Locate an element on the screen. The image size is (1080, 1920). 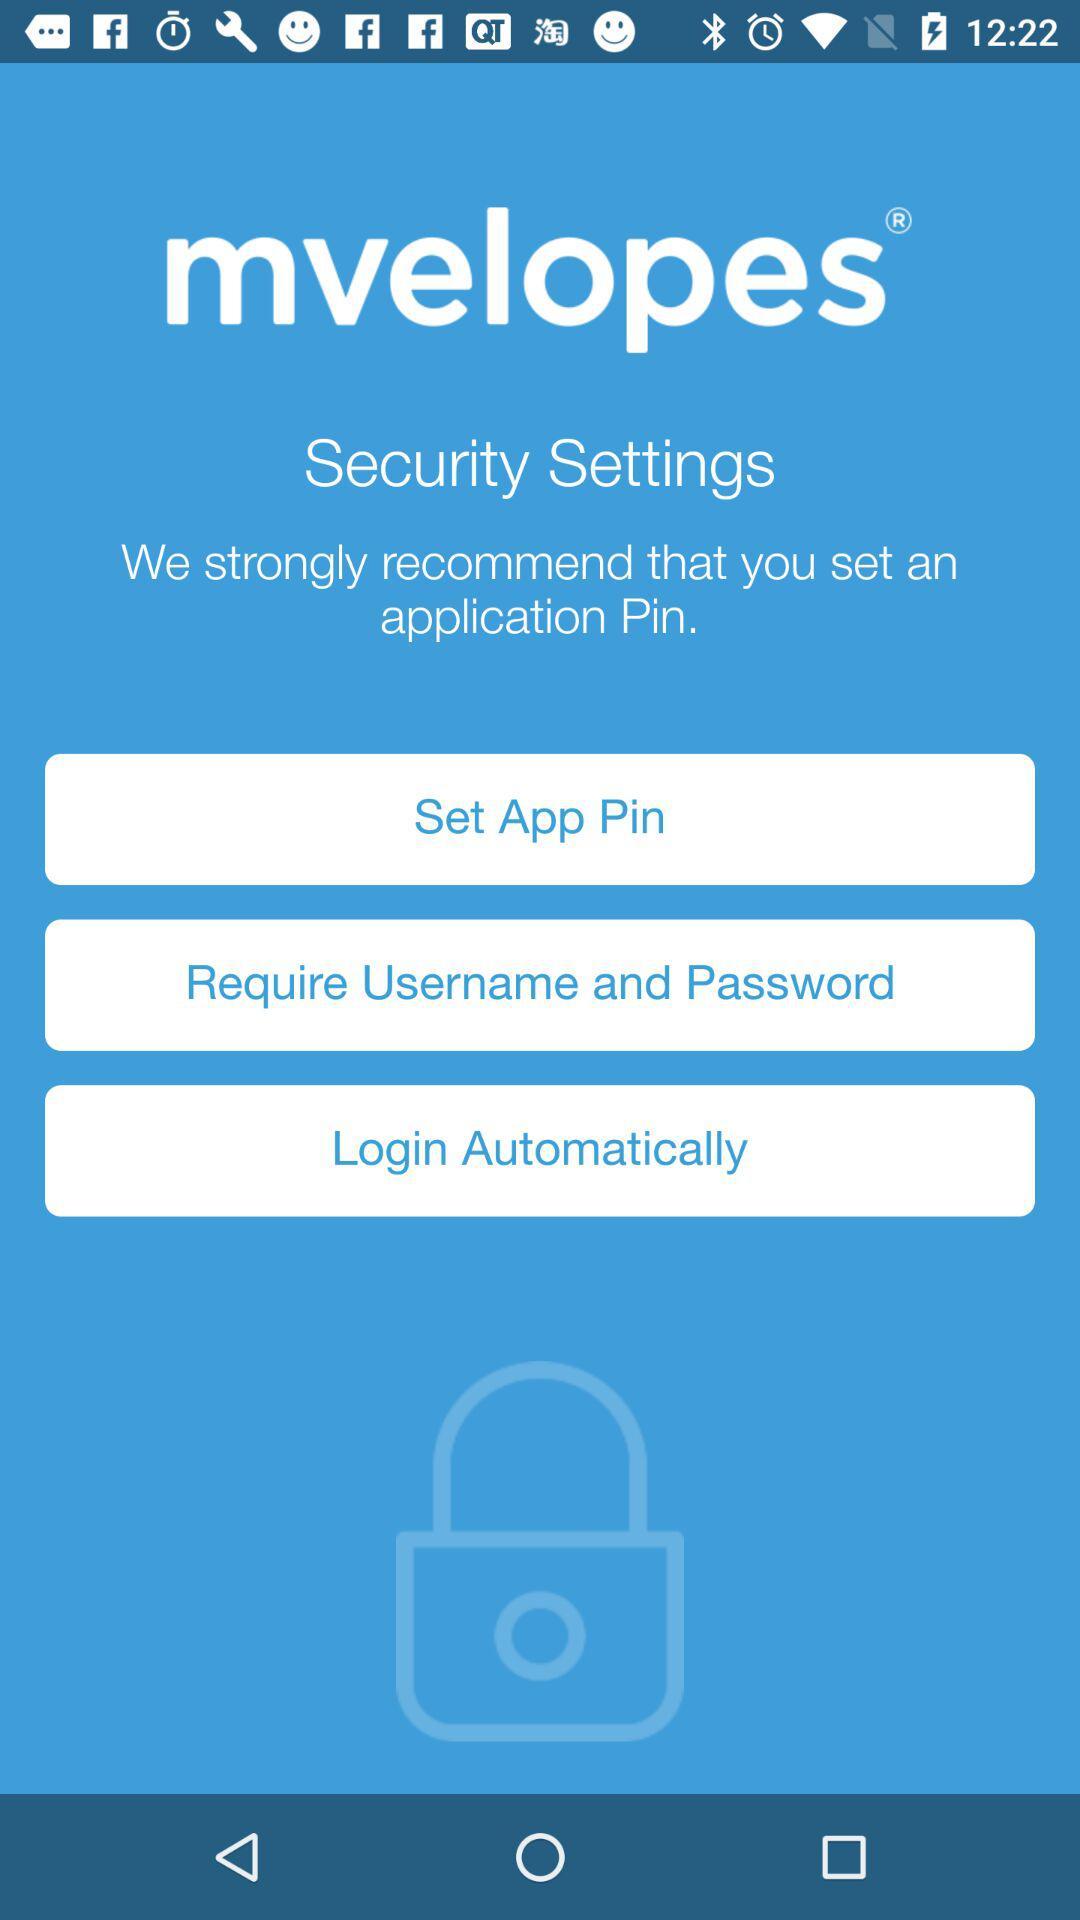
icon below set app pin is located at coordinates (540, 985).